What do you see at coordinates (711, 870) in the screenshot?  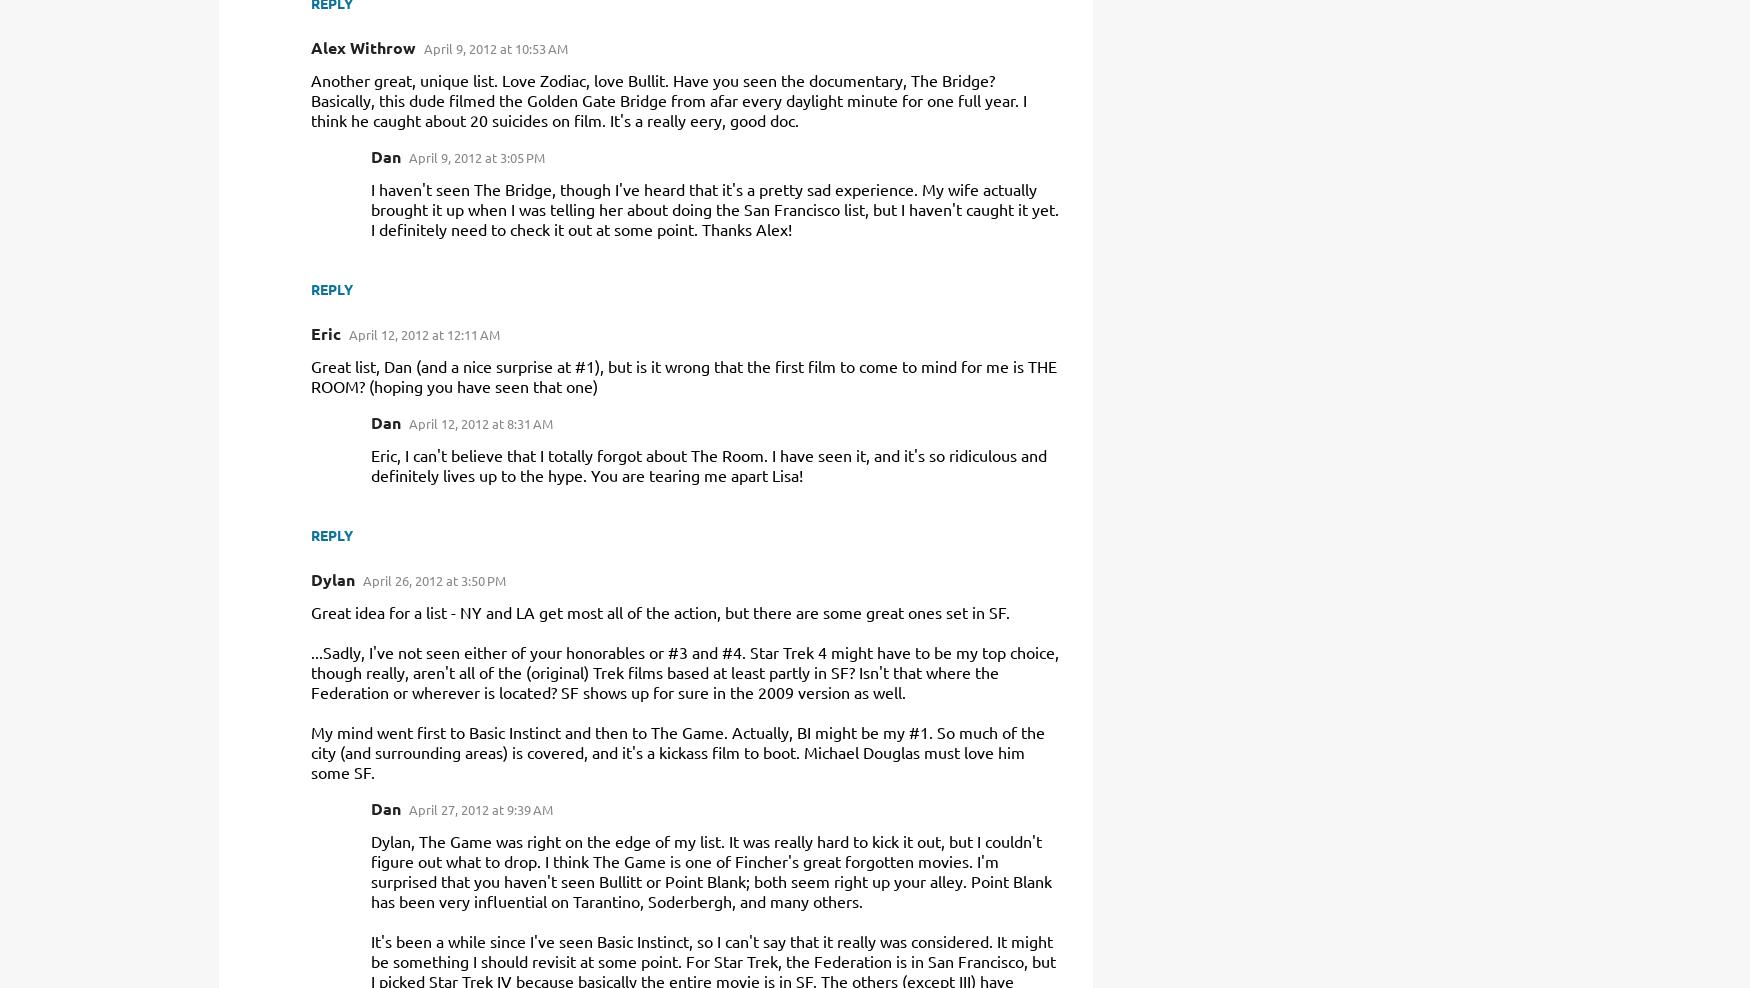 I see `'Dylan, The Game was right on the edge of my list. It was really hard to kick it out, but I couldn't figure out what to drop. I think The Game is one of Fincher's great forgotten movies. I'm surprised that you haven't seen Bullitt or Point Blank; both seem right up your alley. Point Blank has been very influential on Tarantino, Soderbergh, and many others.'` at bounding box center [711, 870].